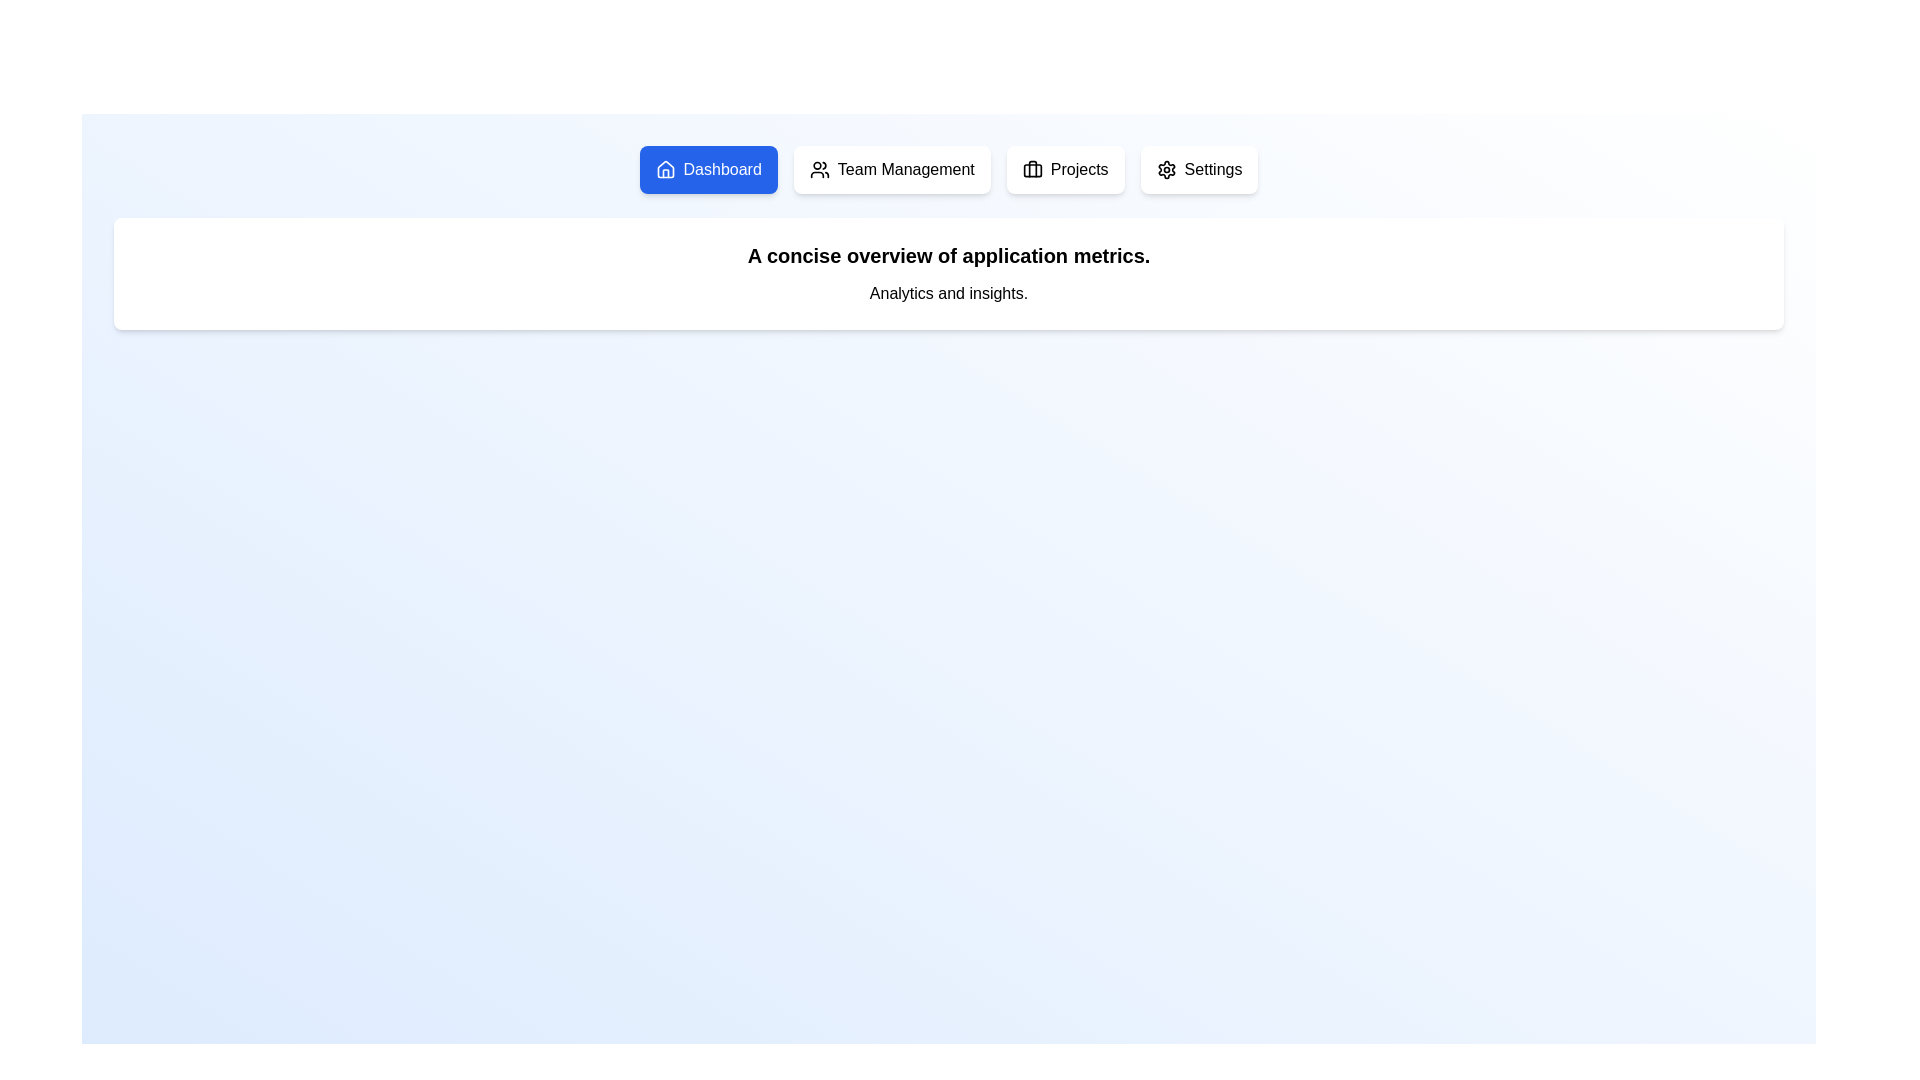  Describe the element at coordinates (948, 254) in the screenshot. I see `text element that contains 'A concise overview of application metrics.' located prominently at the top of the interface, beneath the navigation bar` at that location.